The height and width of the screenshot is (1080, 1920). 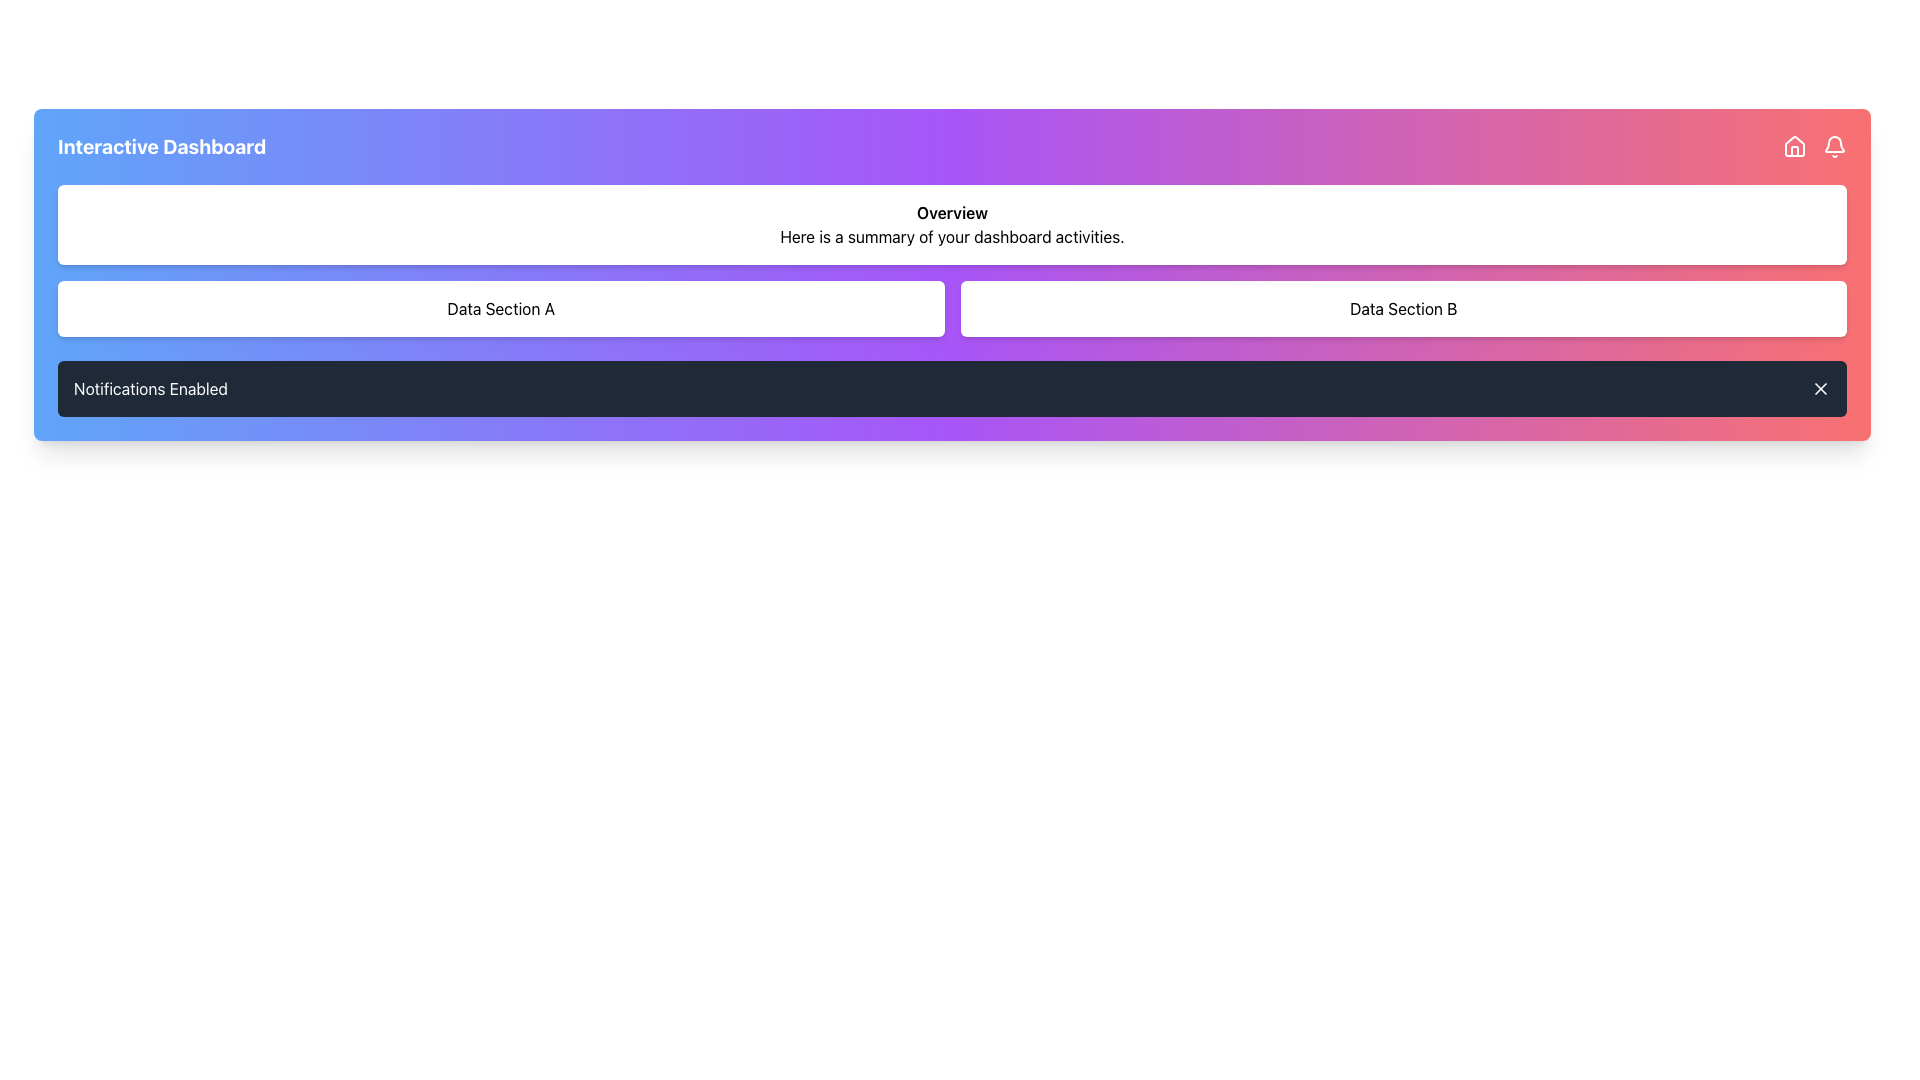 I want to click on the bell icon, which is styled with a simple outline and positioned as the second icon in a horizontal group at the top-right corner of the interface, so click(x=1834, y=145).